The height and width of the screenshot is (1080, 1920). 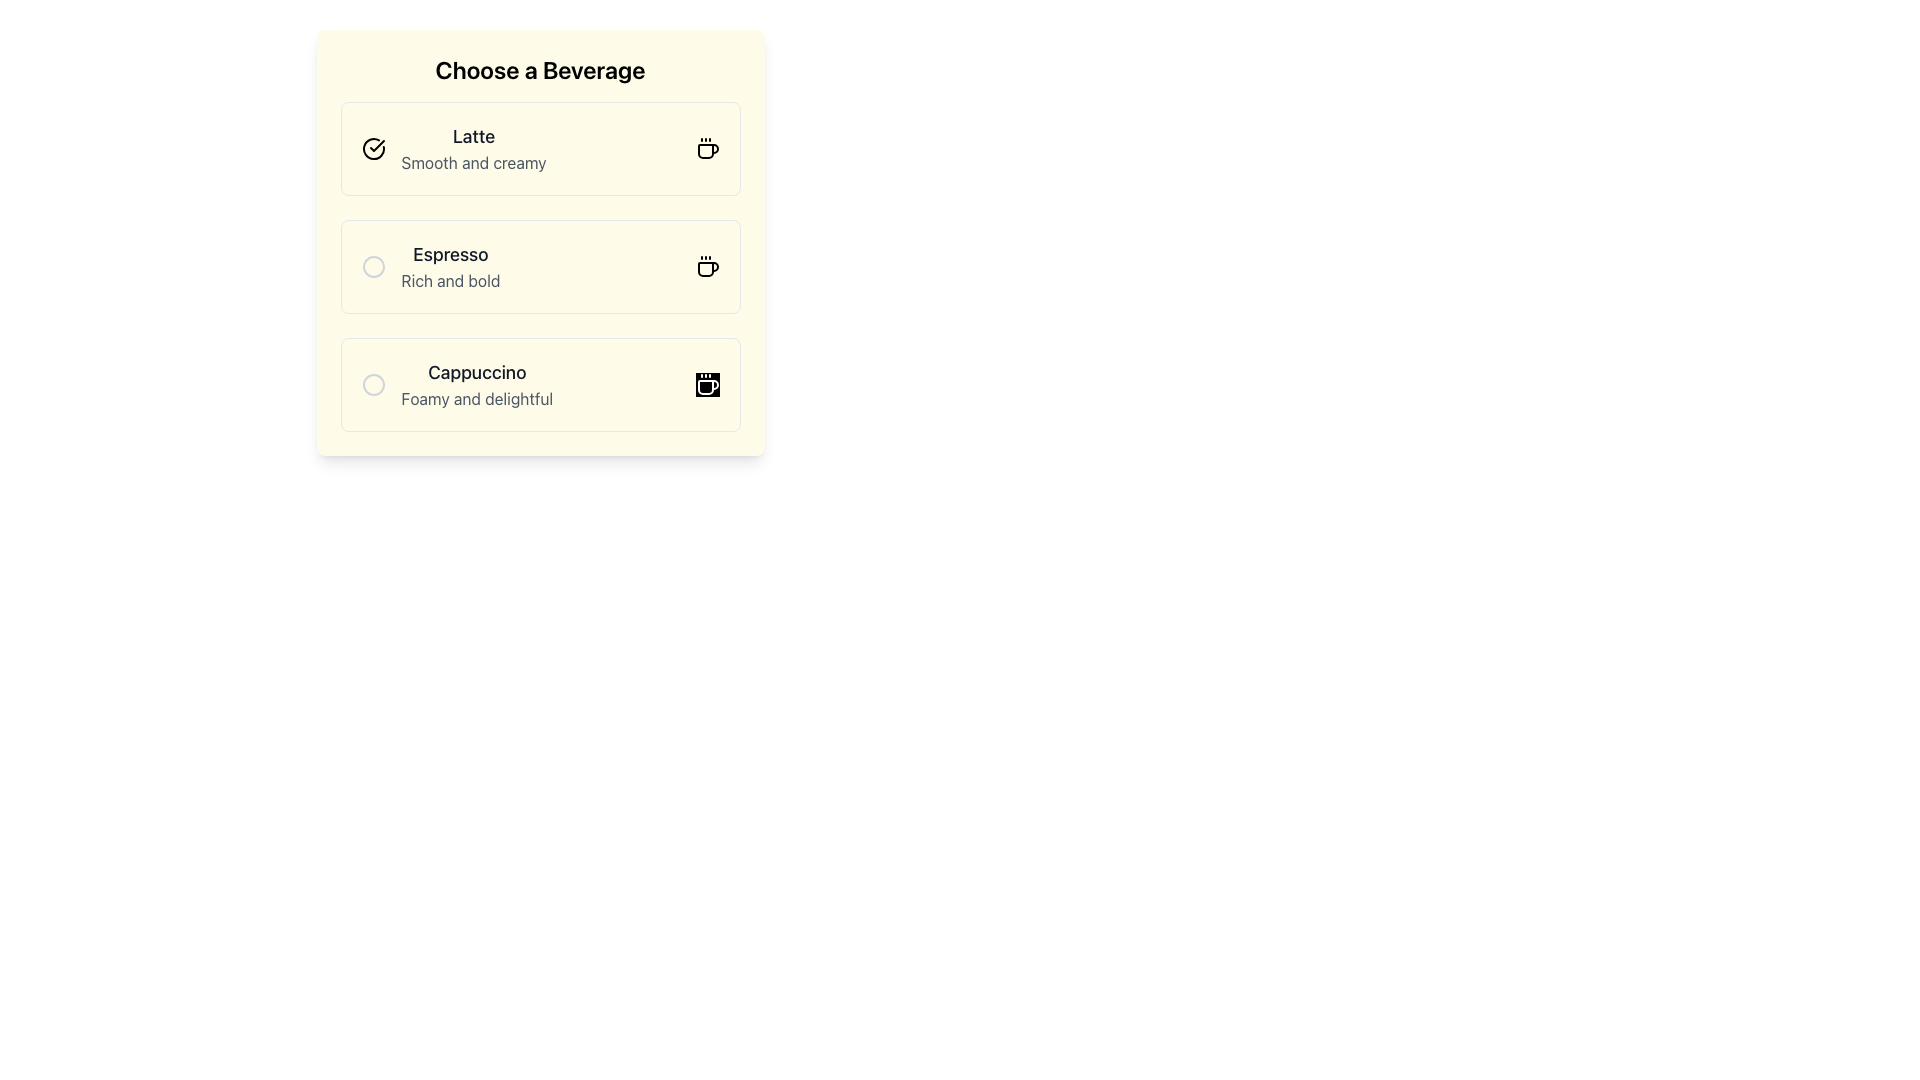 What do you see at coordinates (540, 242) in the screenshot?
I see `the 'Espresso' radio button card` at bounding box center [540, 242].